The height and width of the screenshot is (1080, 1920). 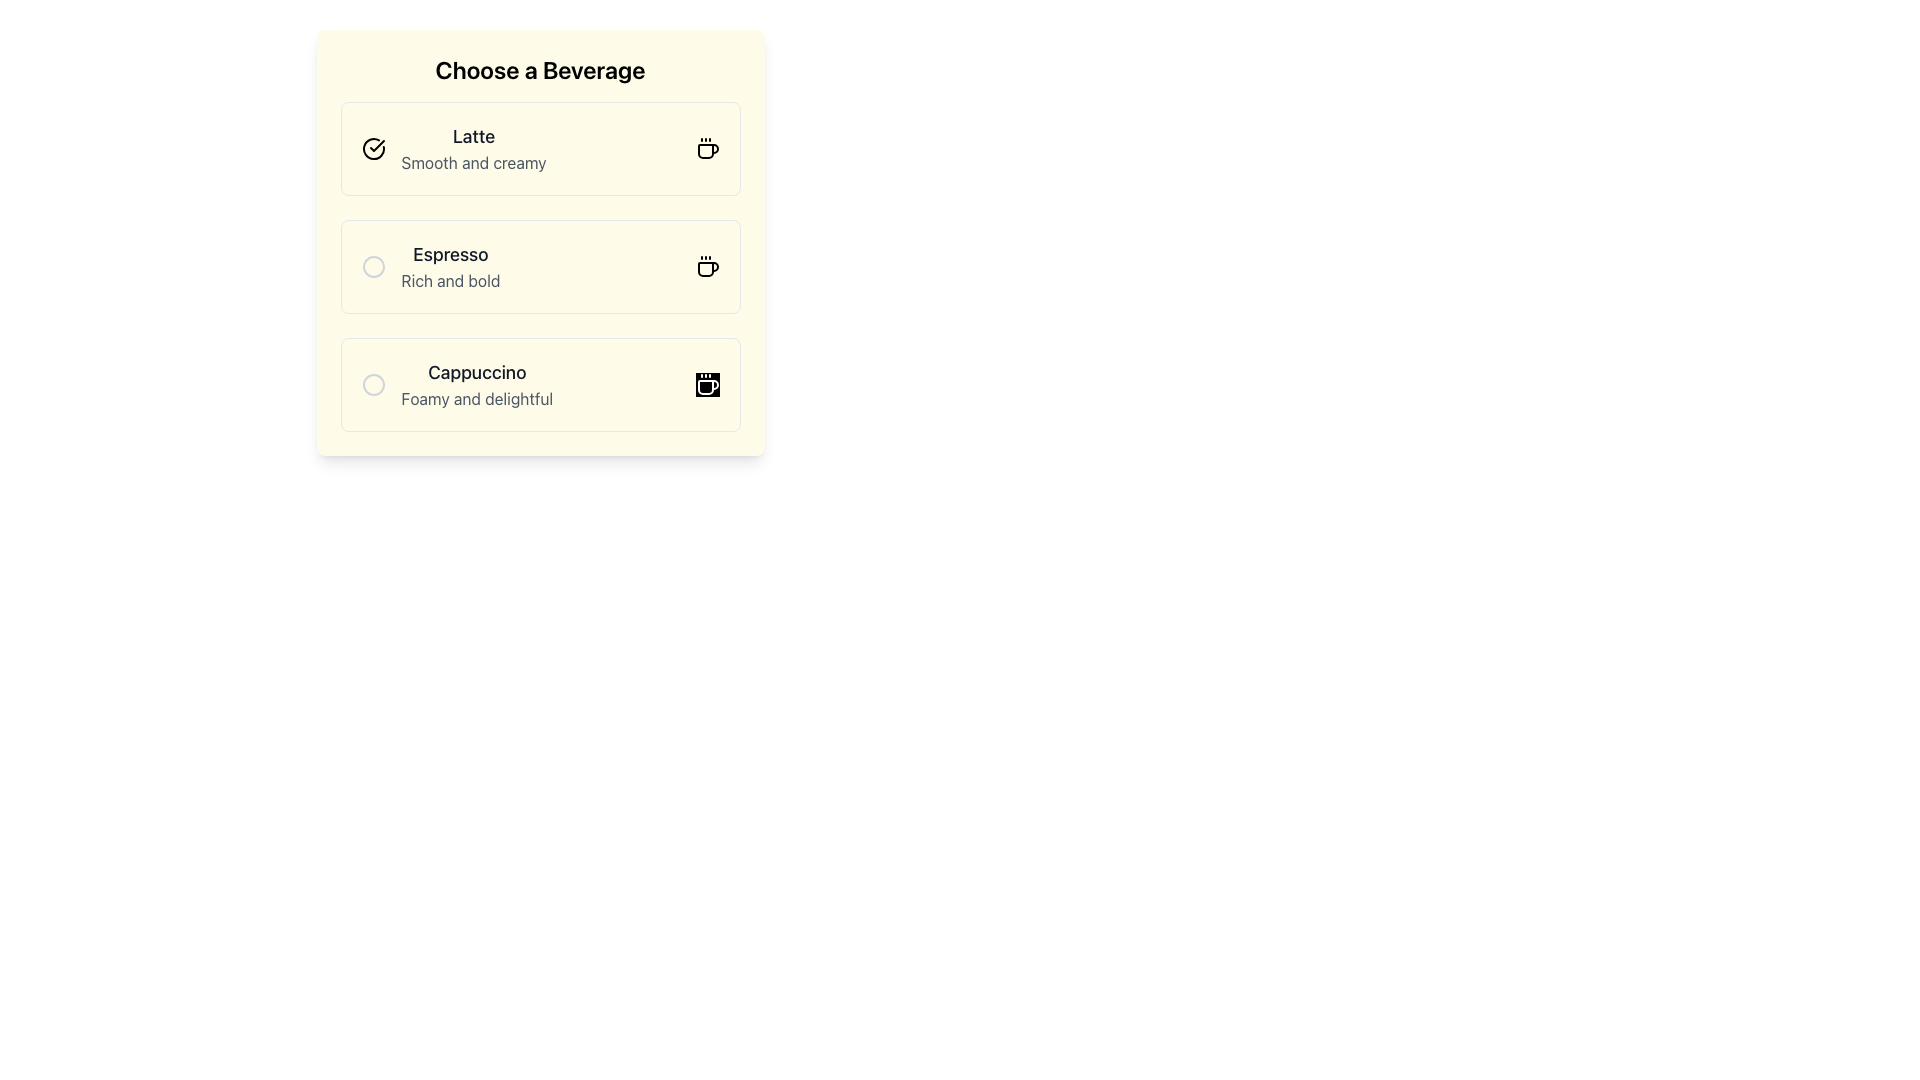 What do you see at coordinates (540, 242) in the screenshot?
I see `the 'Espresso' radio button card` at bounding box center [540, 242].